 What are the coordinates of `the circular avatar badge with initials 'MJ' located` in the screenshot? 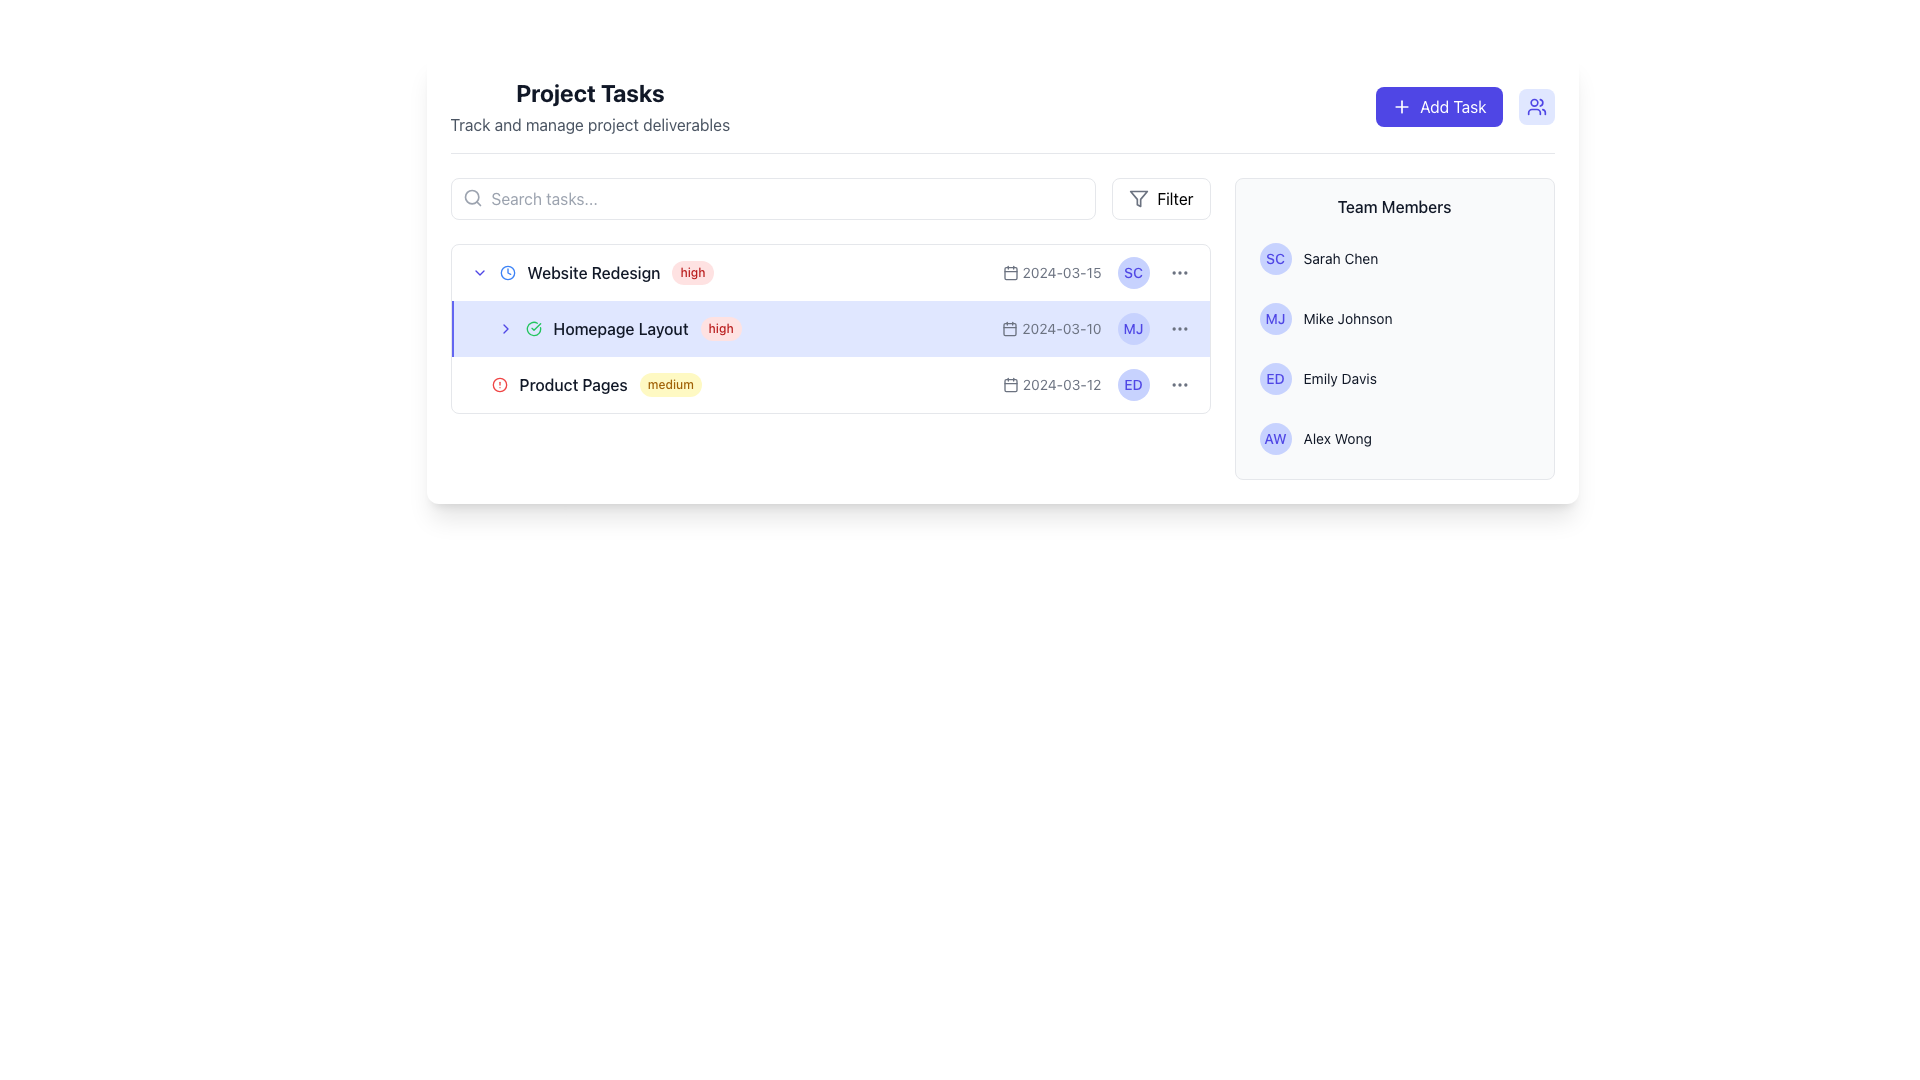 It's located at (1274, 318).